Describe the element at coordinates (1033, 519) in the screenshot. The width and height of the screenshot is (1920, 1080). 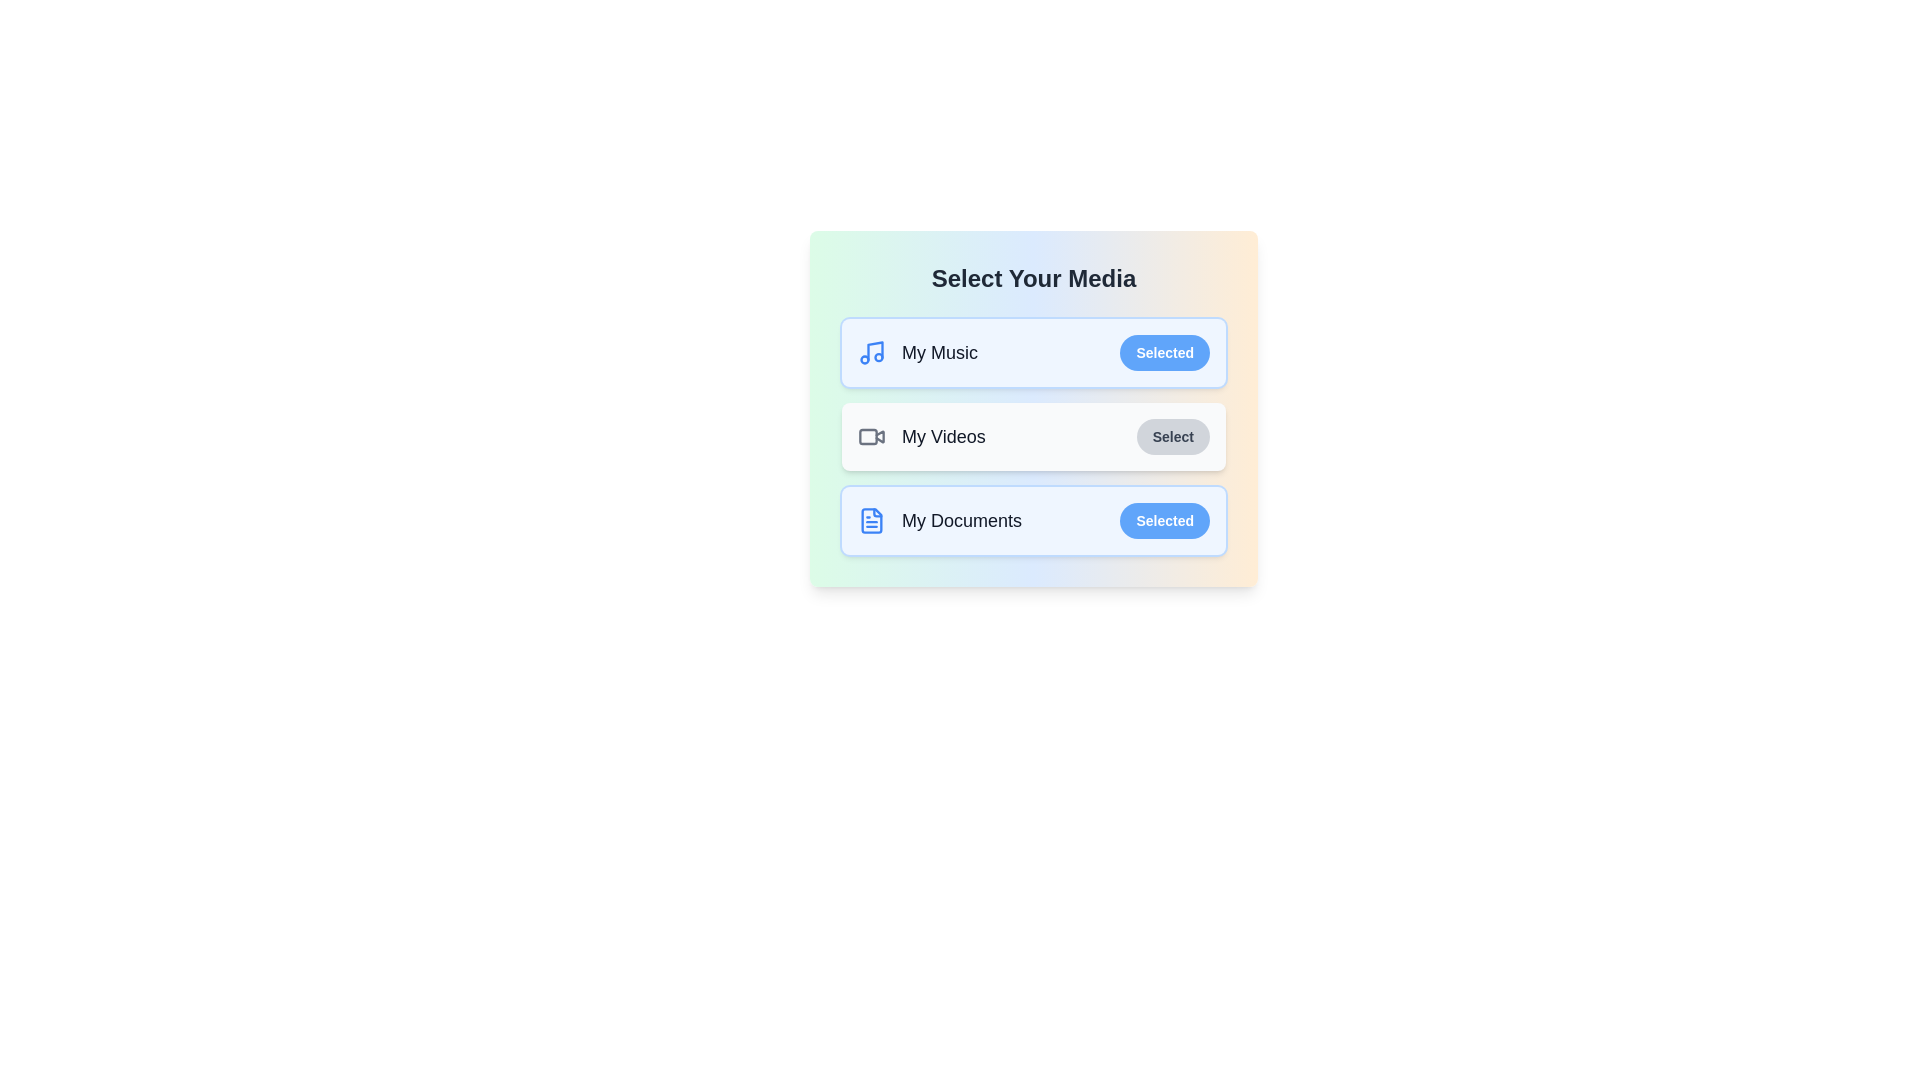
I see `the item My Documents to observe its hover effect` at that location.